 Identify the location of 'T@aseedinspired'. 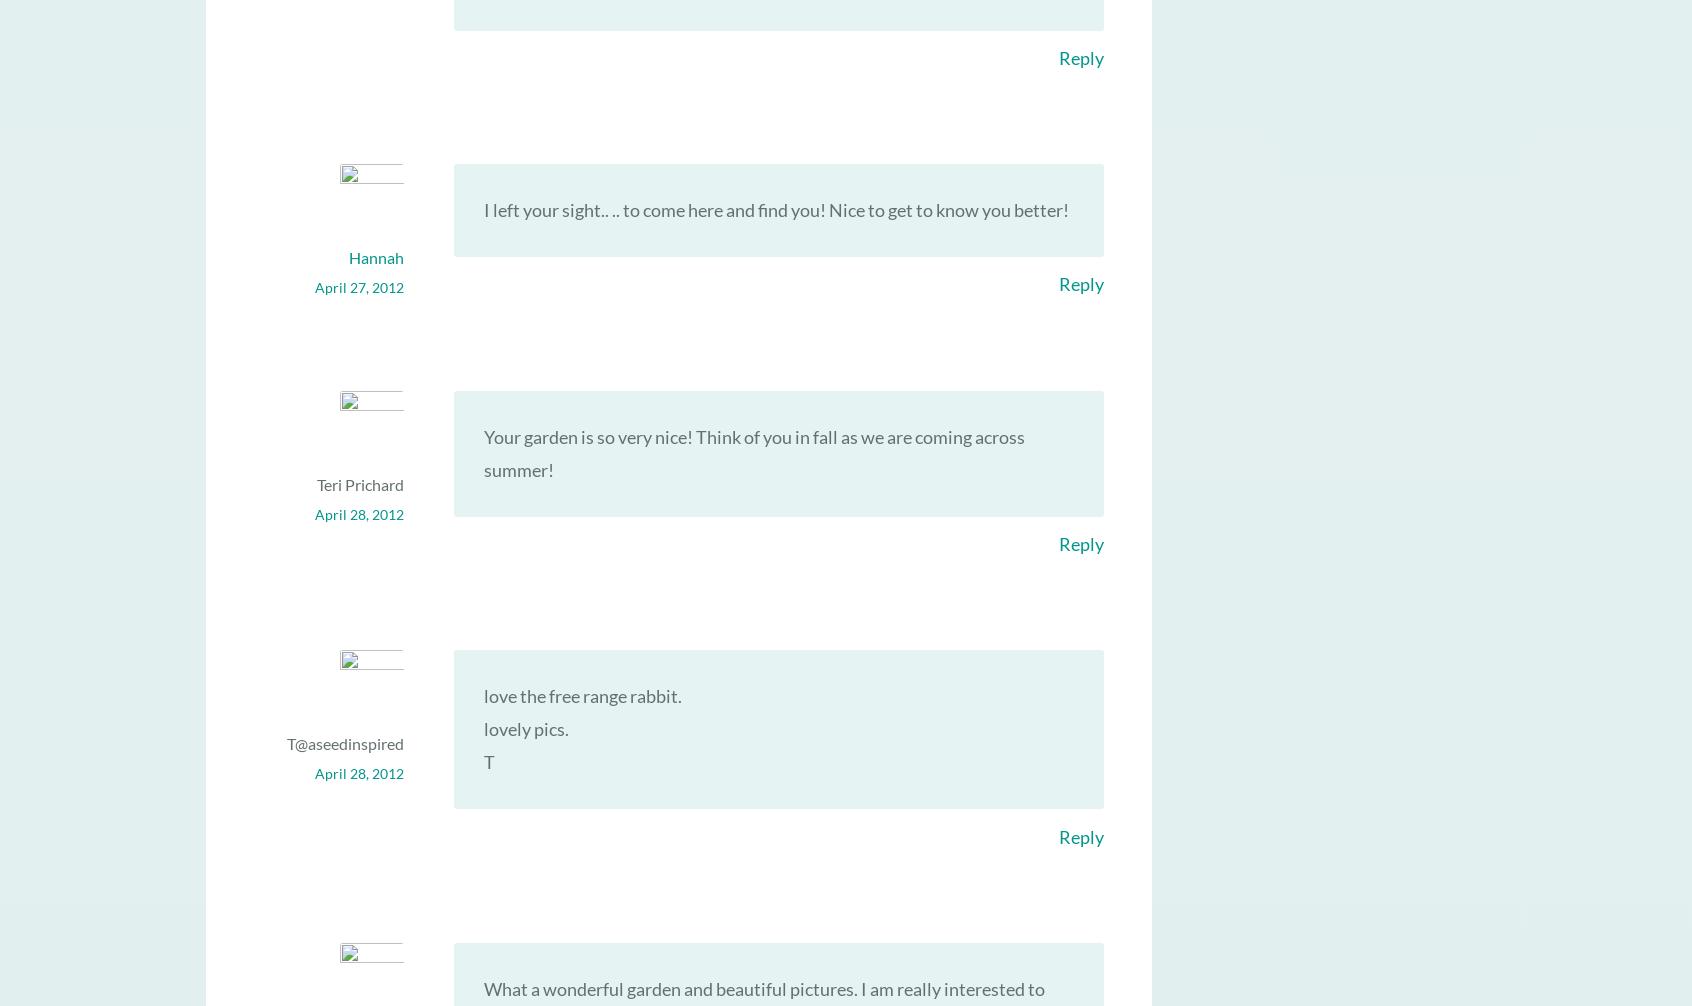
(344, 743).